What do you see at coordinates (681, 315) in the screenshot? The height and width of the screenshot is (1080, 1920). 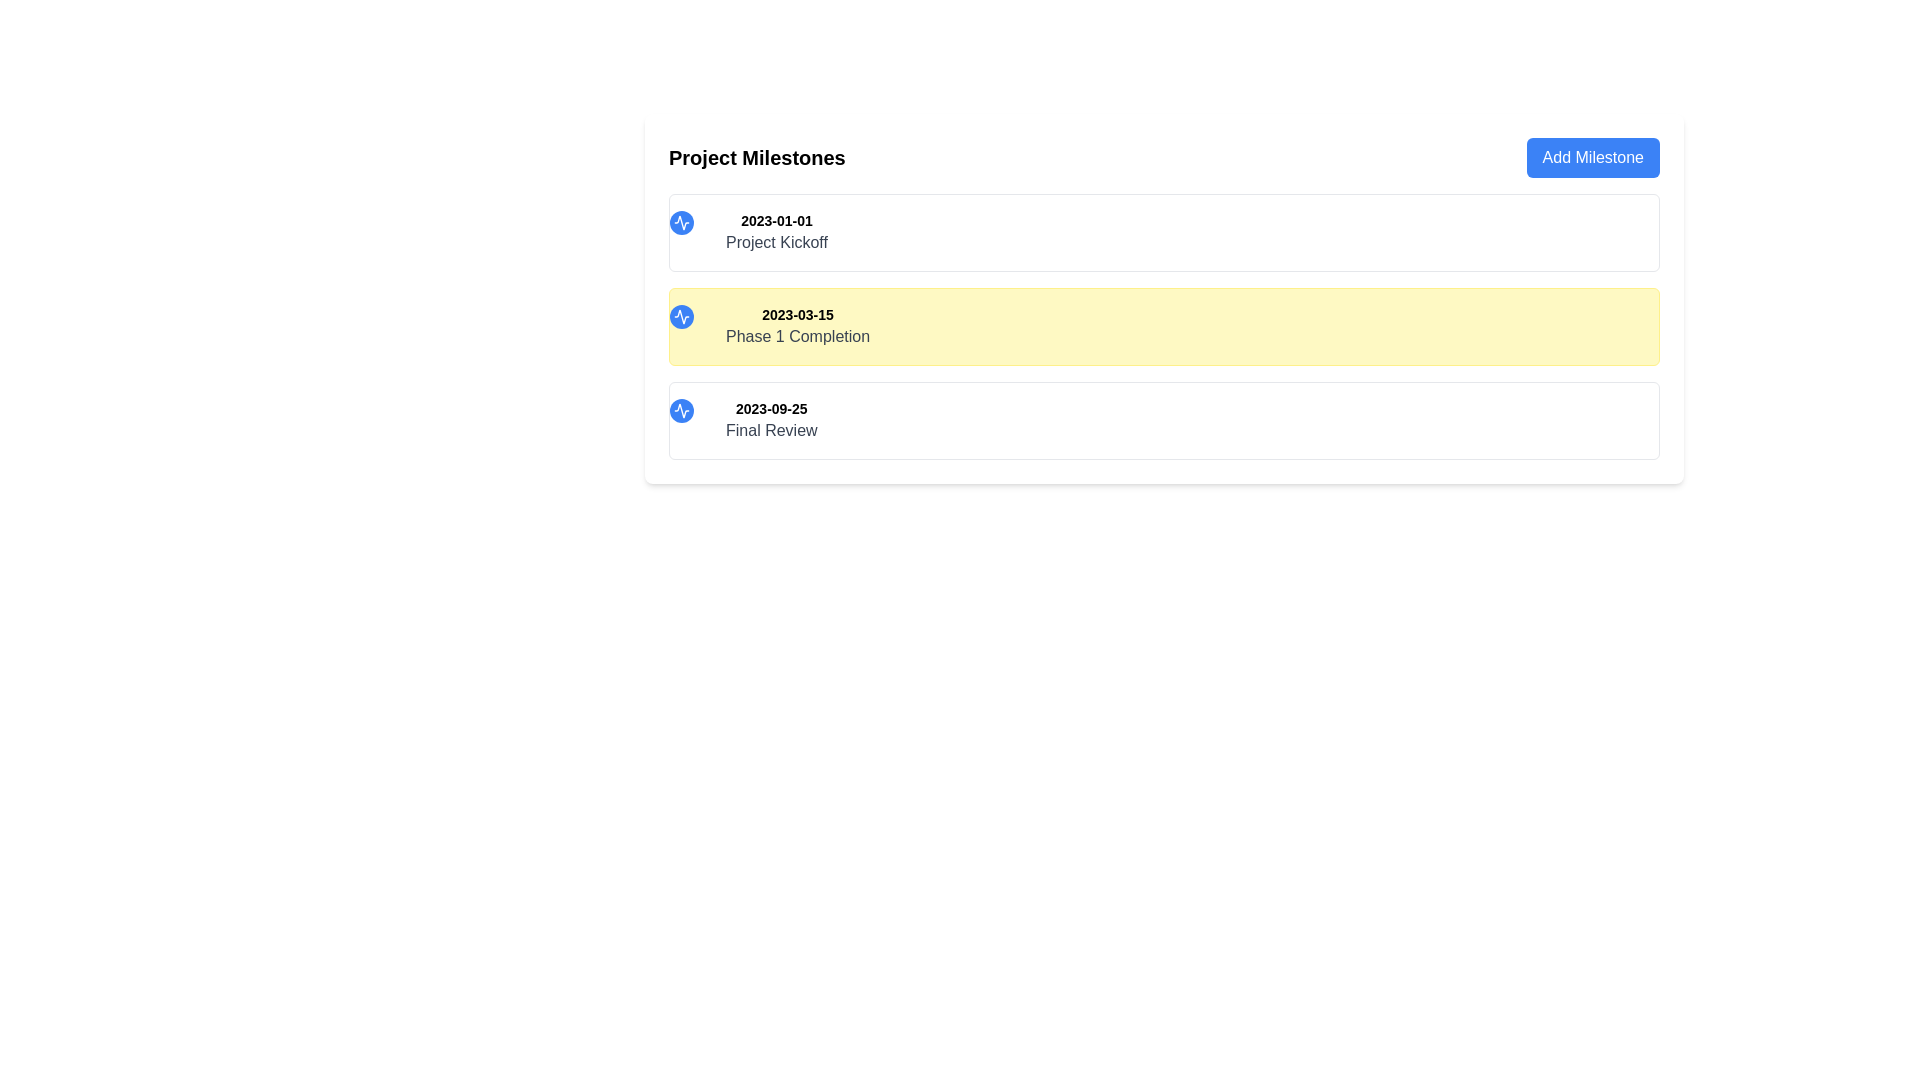 I see `the small graphical icon resembling a waveform, which is encased in a circular blue background with white accents, positioned next to the date '2023-03-15' in the structured list layout` at bounding box center [681, 315].